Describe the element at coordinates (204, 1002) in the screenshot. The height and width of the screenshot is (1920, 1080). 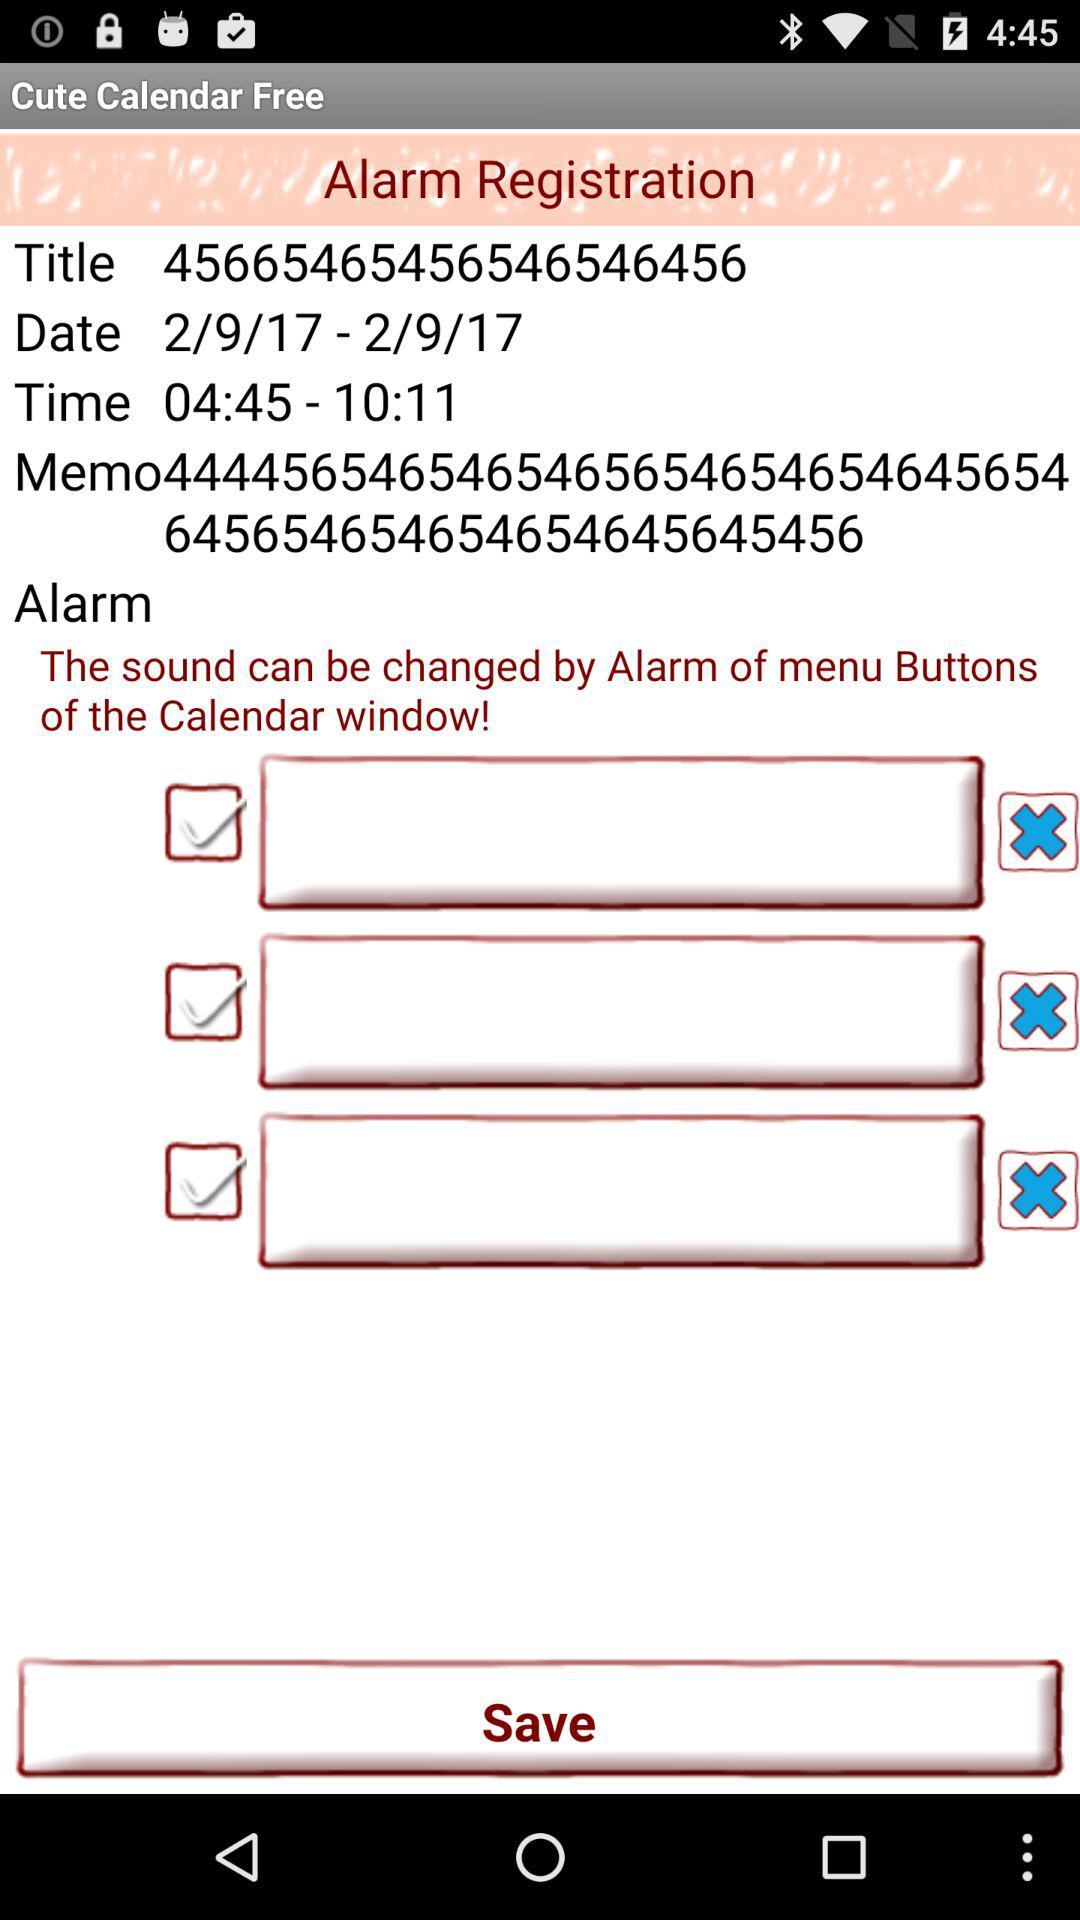
I see `button left to second text field` at that location.